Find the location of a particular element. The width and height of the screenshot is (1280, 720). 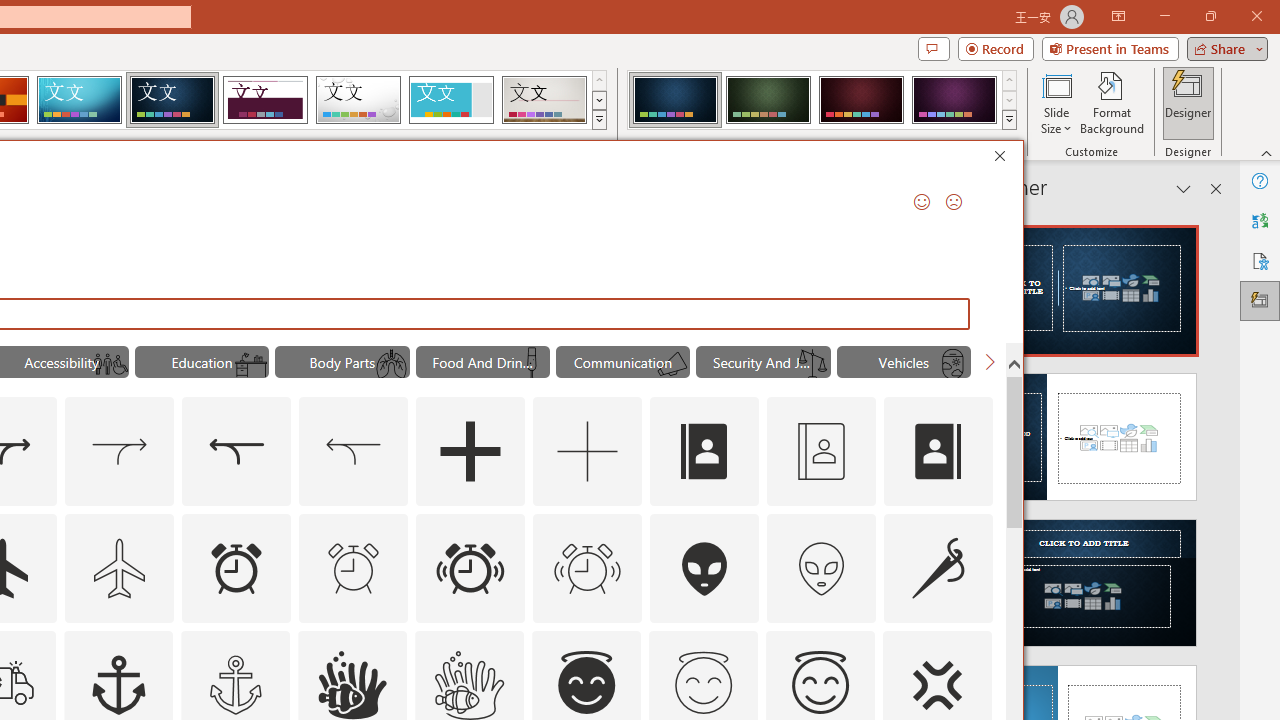

'Damask Variant 1' is located at coordinates (675, 100).